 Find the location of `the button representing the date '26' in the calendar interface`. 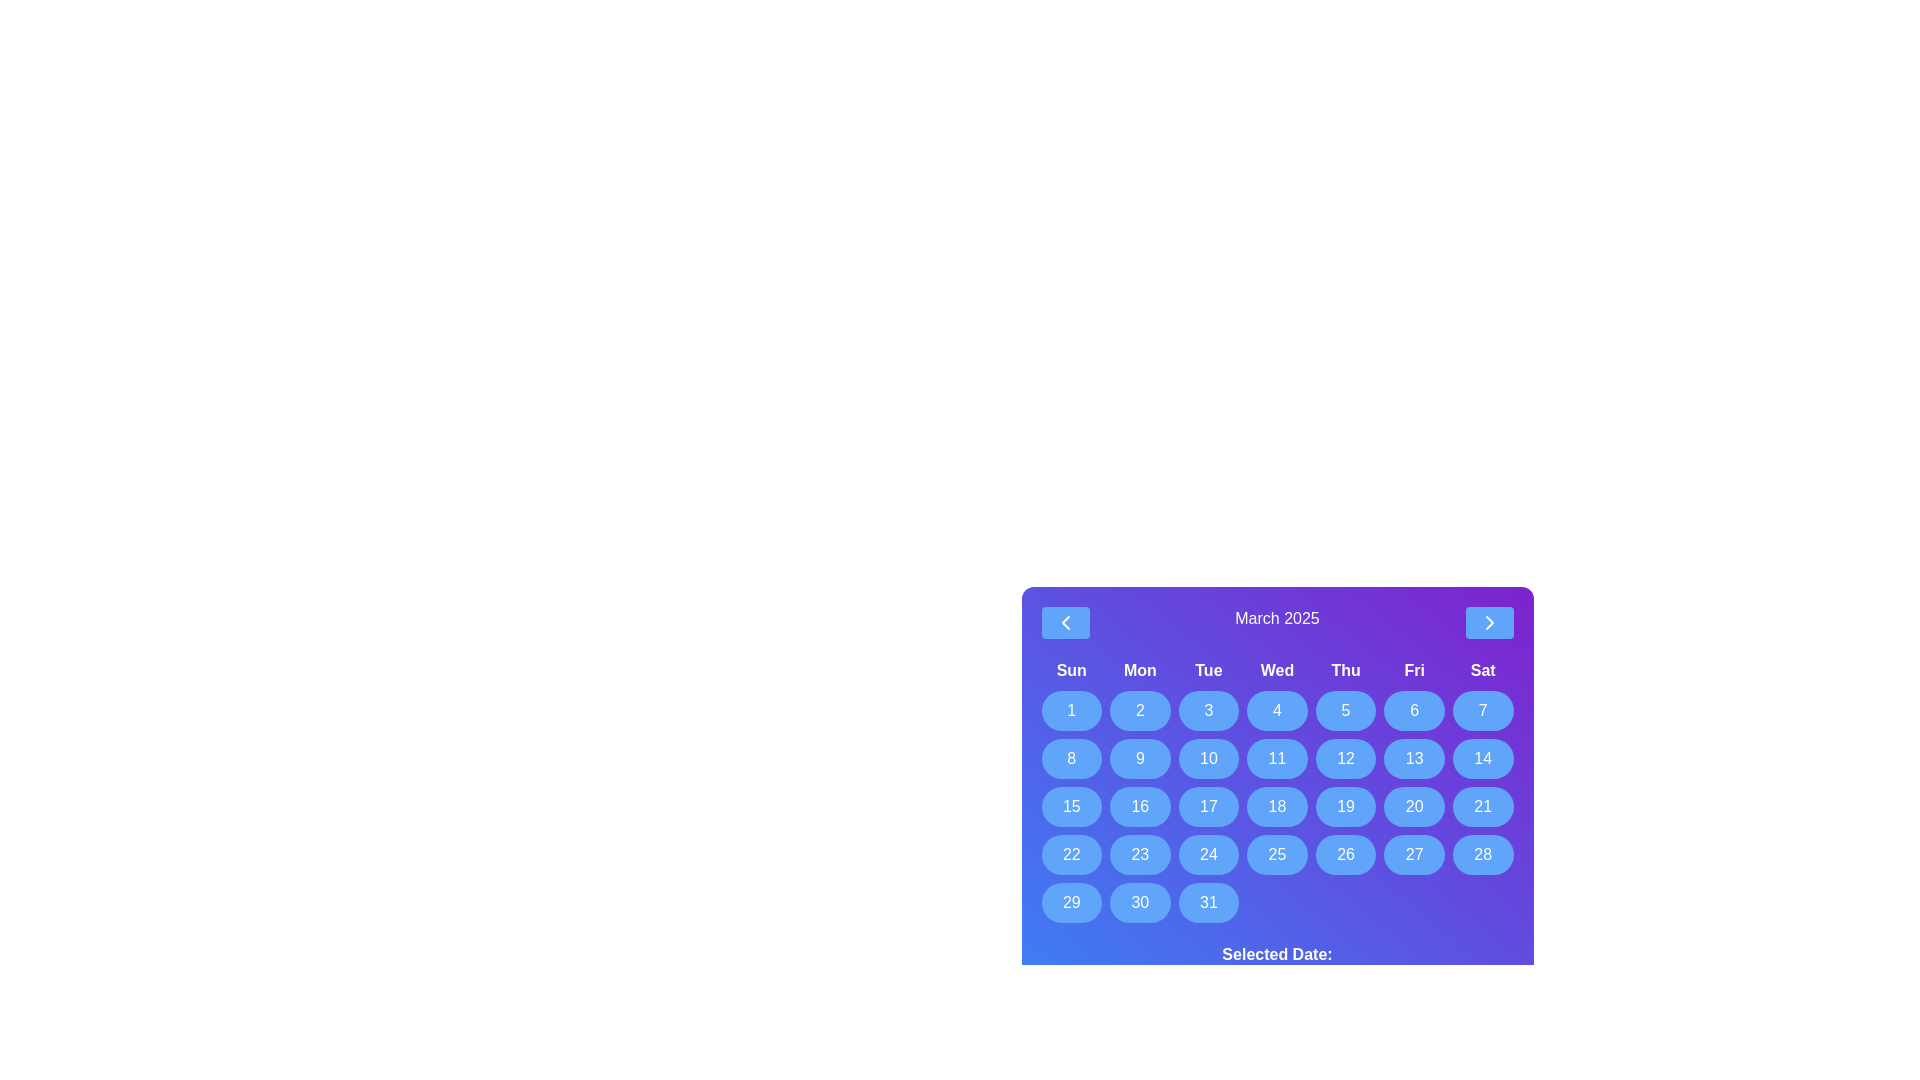

the button representing the date '26' in the calendar interface is located at coordinates (1346, 855).